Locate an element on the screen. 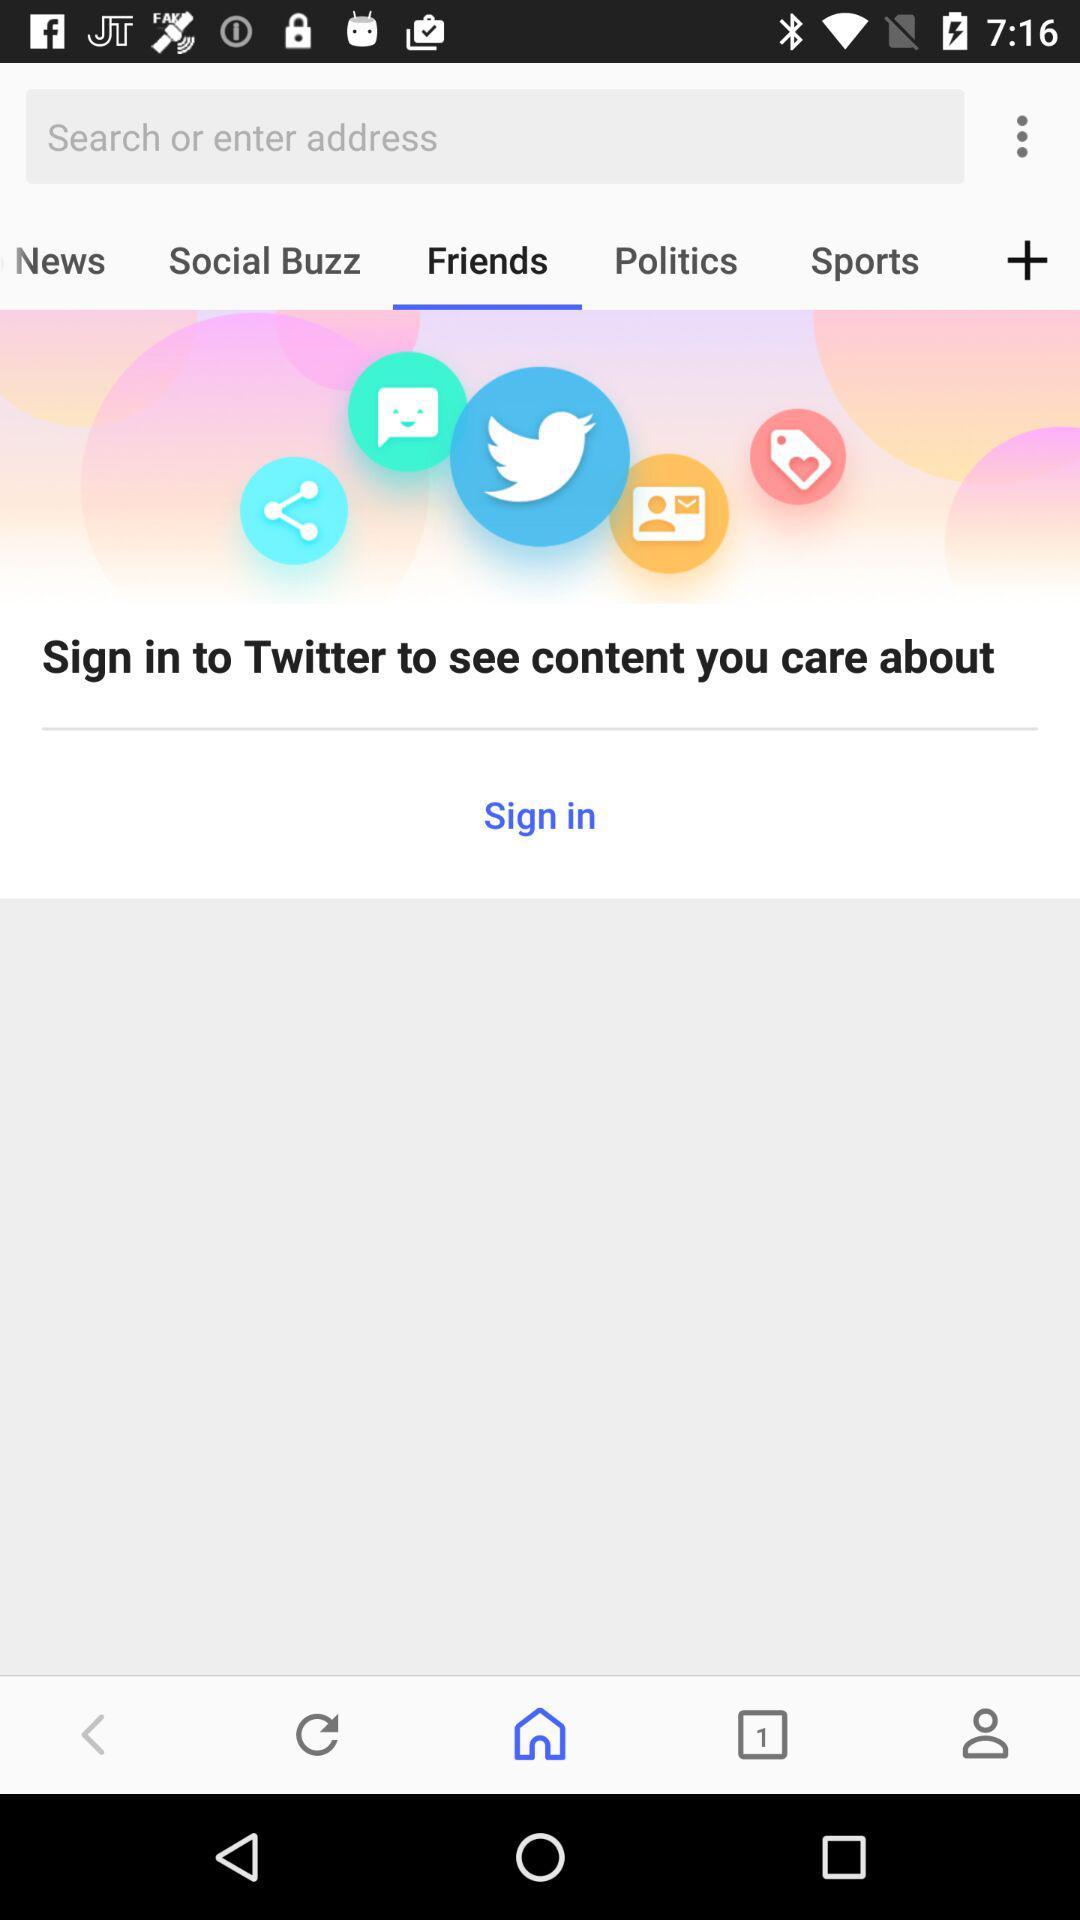 The height and width of the screenshot is (1920, 1080). the add icon is located at coordinates (1027, 258).